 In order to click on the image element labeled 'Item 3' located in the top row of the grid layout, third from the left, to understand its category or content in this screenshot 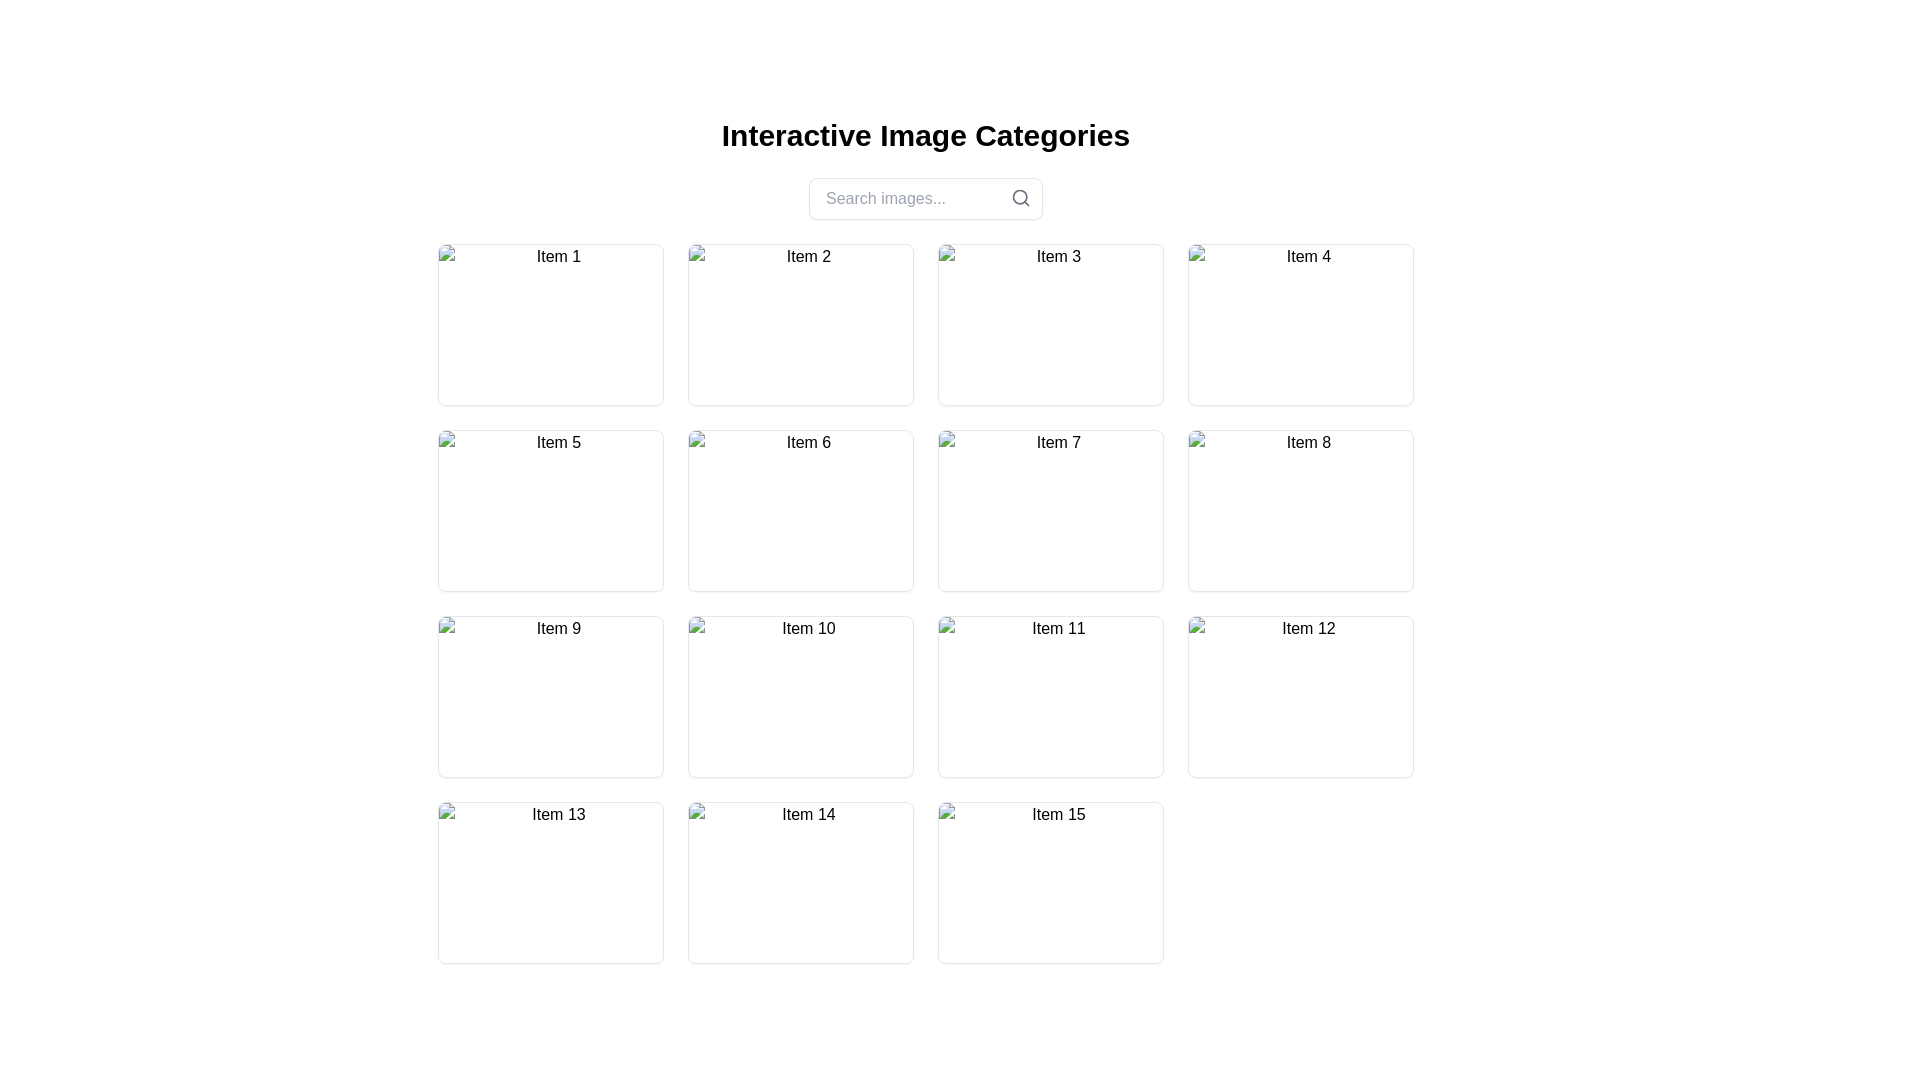, I will do `click(1050, 323)`.